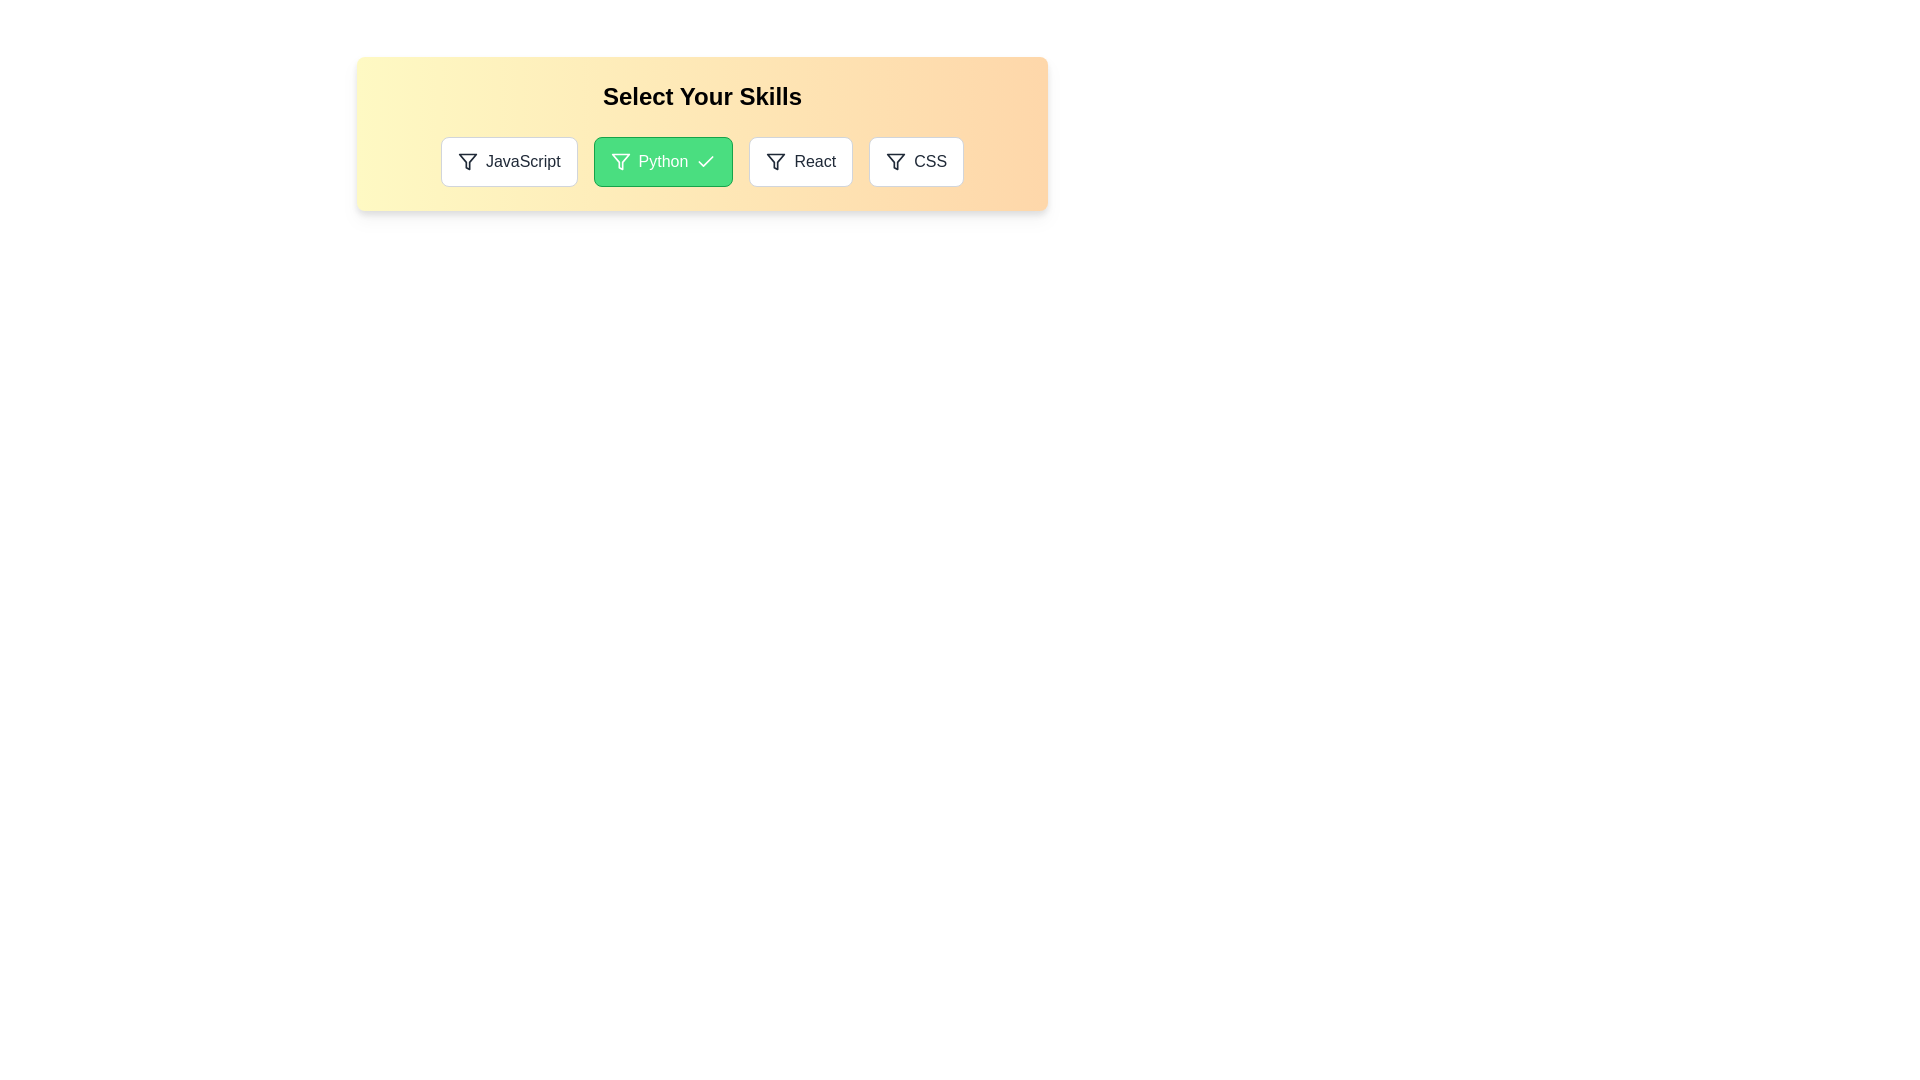 Image resolution: width=1920 pixels, height=1080 pixels. Describe the element at coordinates (915, 161) in the screenshot. I see `the skill CSS` at that location.